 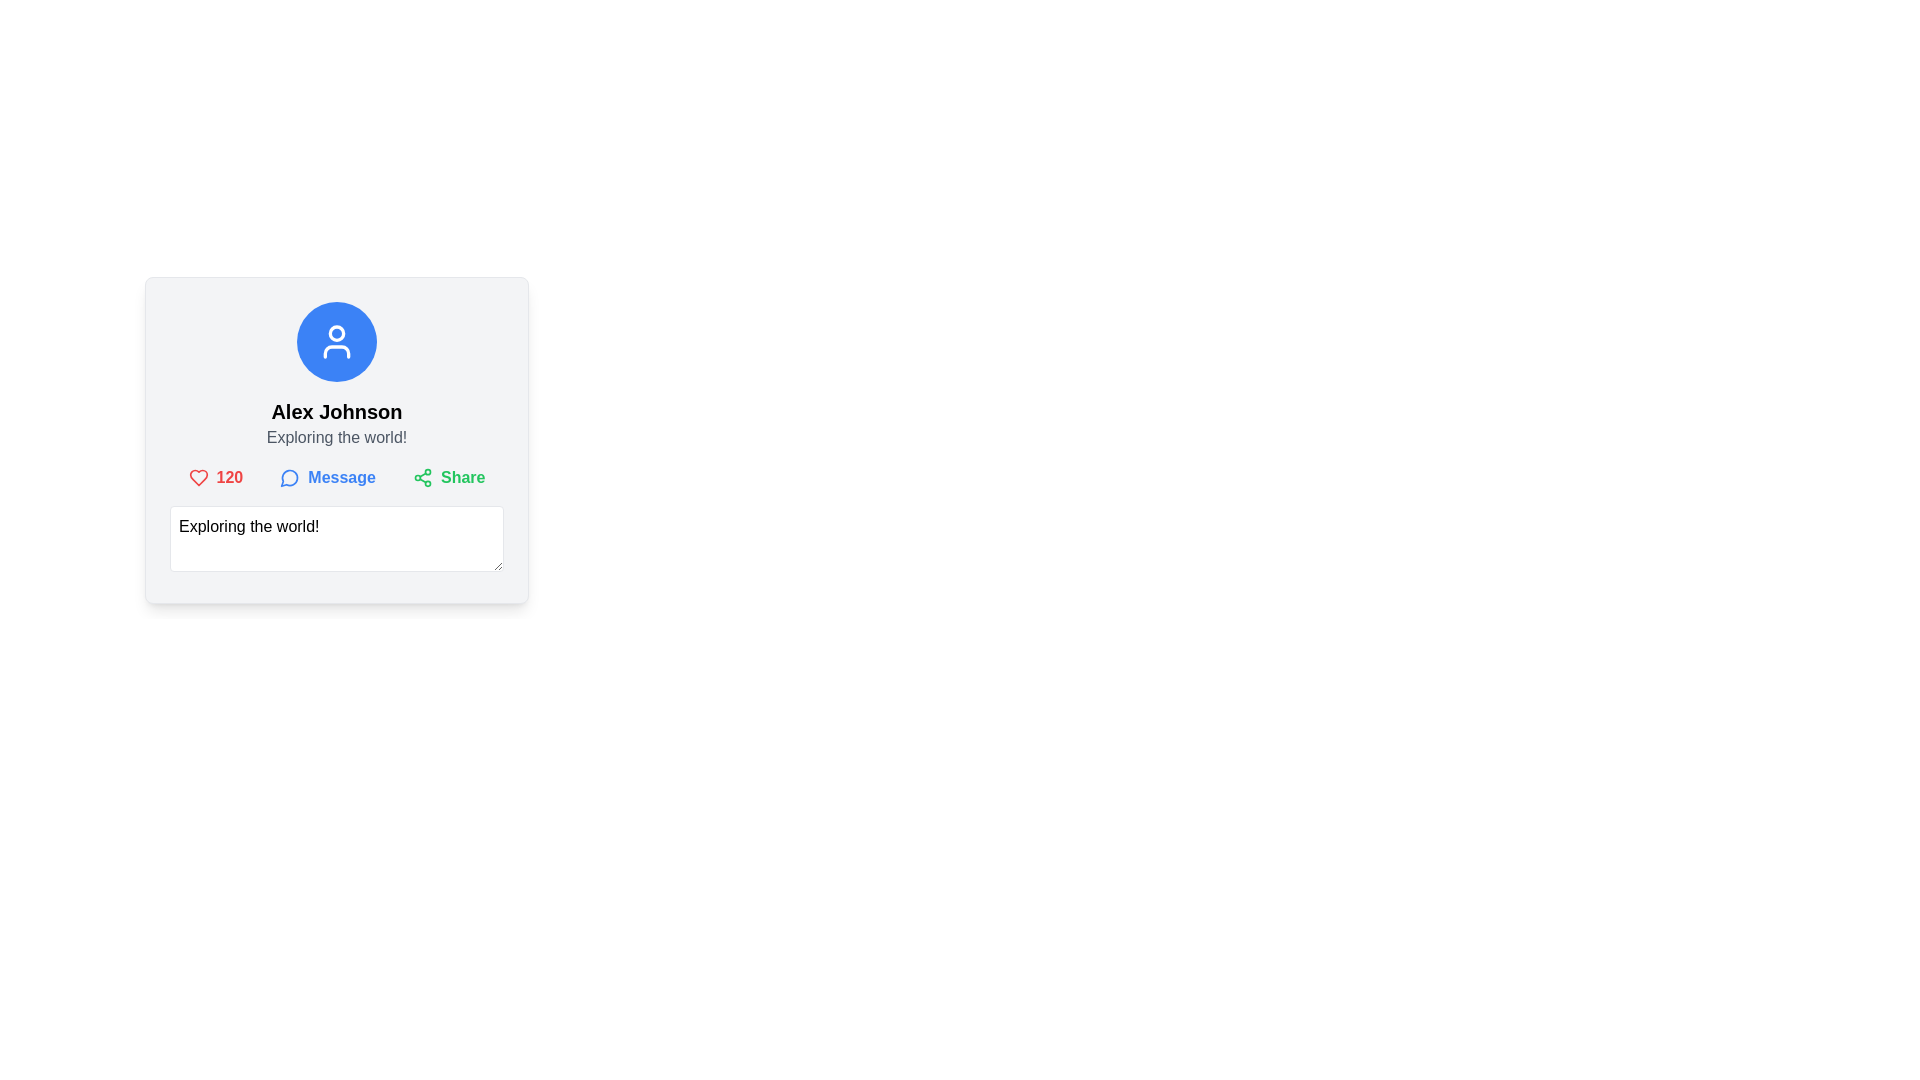 What do you see at coordinates (336, 341) in the screenshot?
I see `the Avatar or Profile Picture Placeholder located at the center top of the user profile card for quick actions` at bounding box center [336, 341].